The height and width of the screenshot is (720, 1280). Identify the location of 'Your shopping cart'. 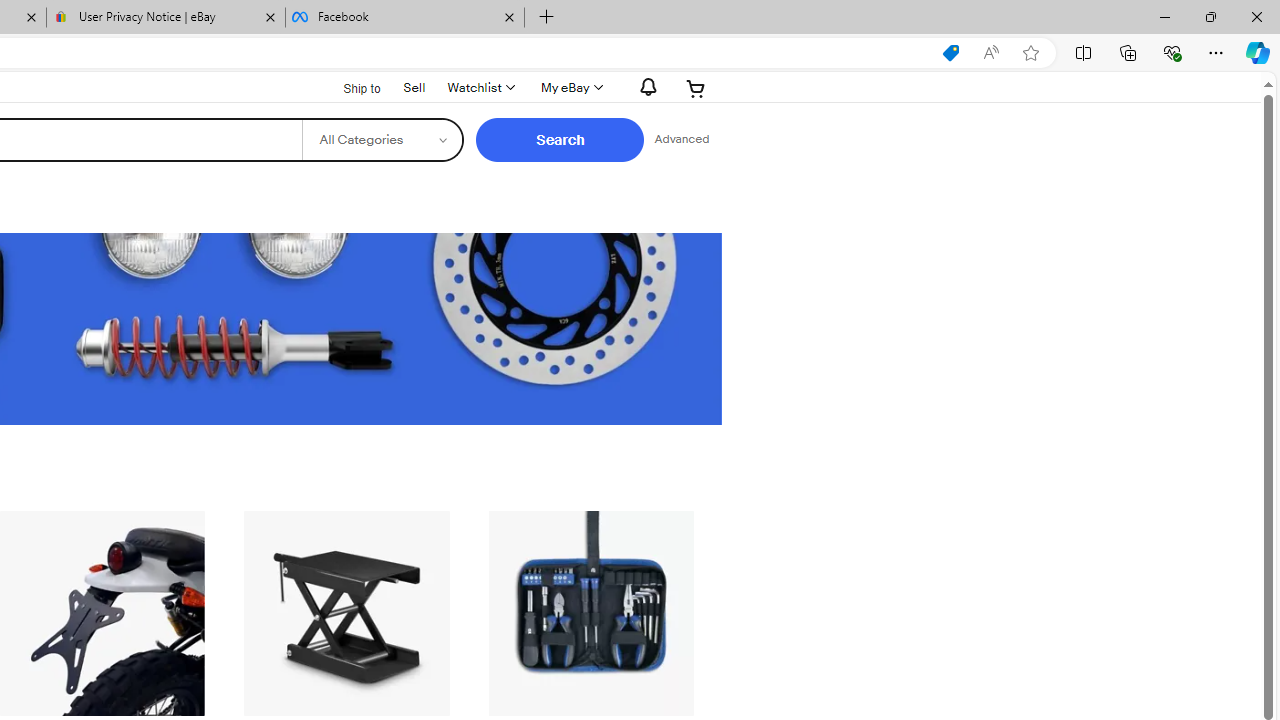
(696, 87).